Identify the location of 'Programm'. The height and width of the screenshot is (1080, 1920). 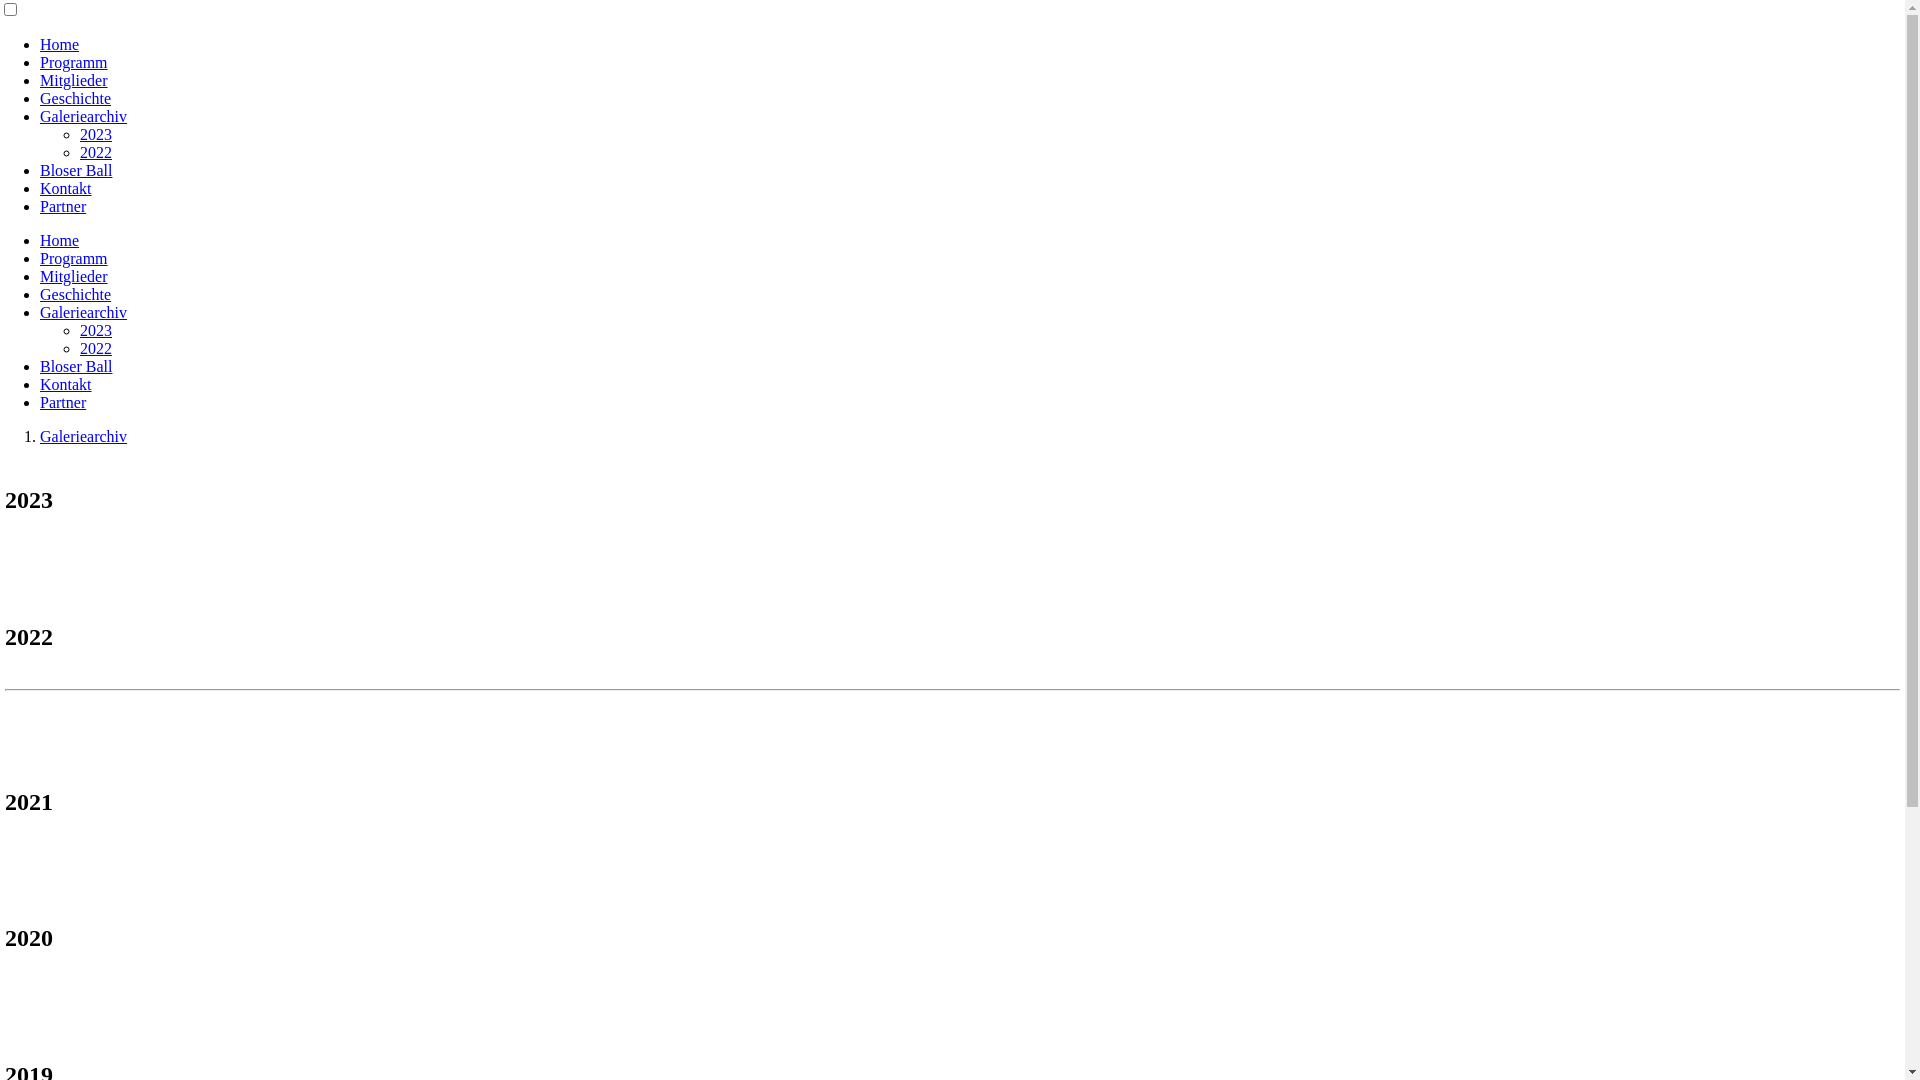
(73, 61).